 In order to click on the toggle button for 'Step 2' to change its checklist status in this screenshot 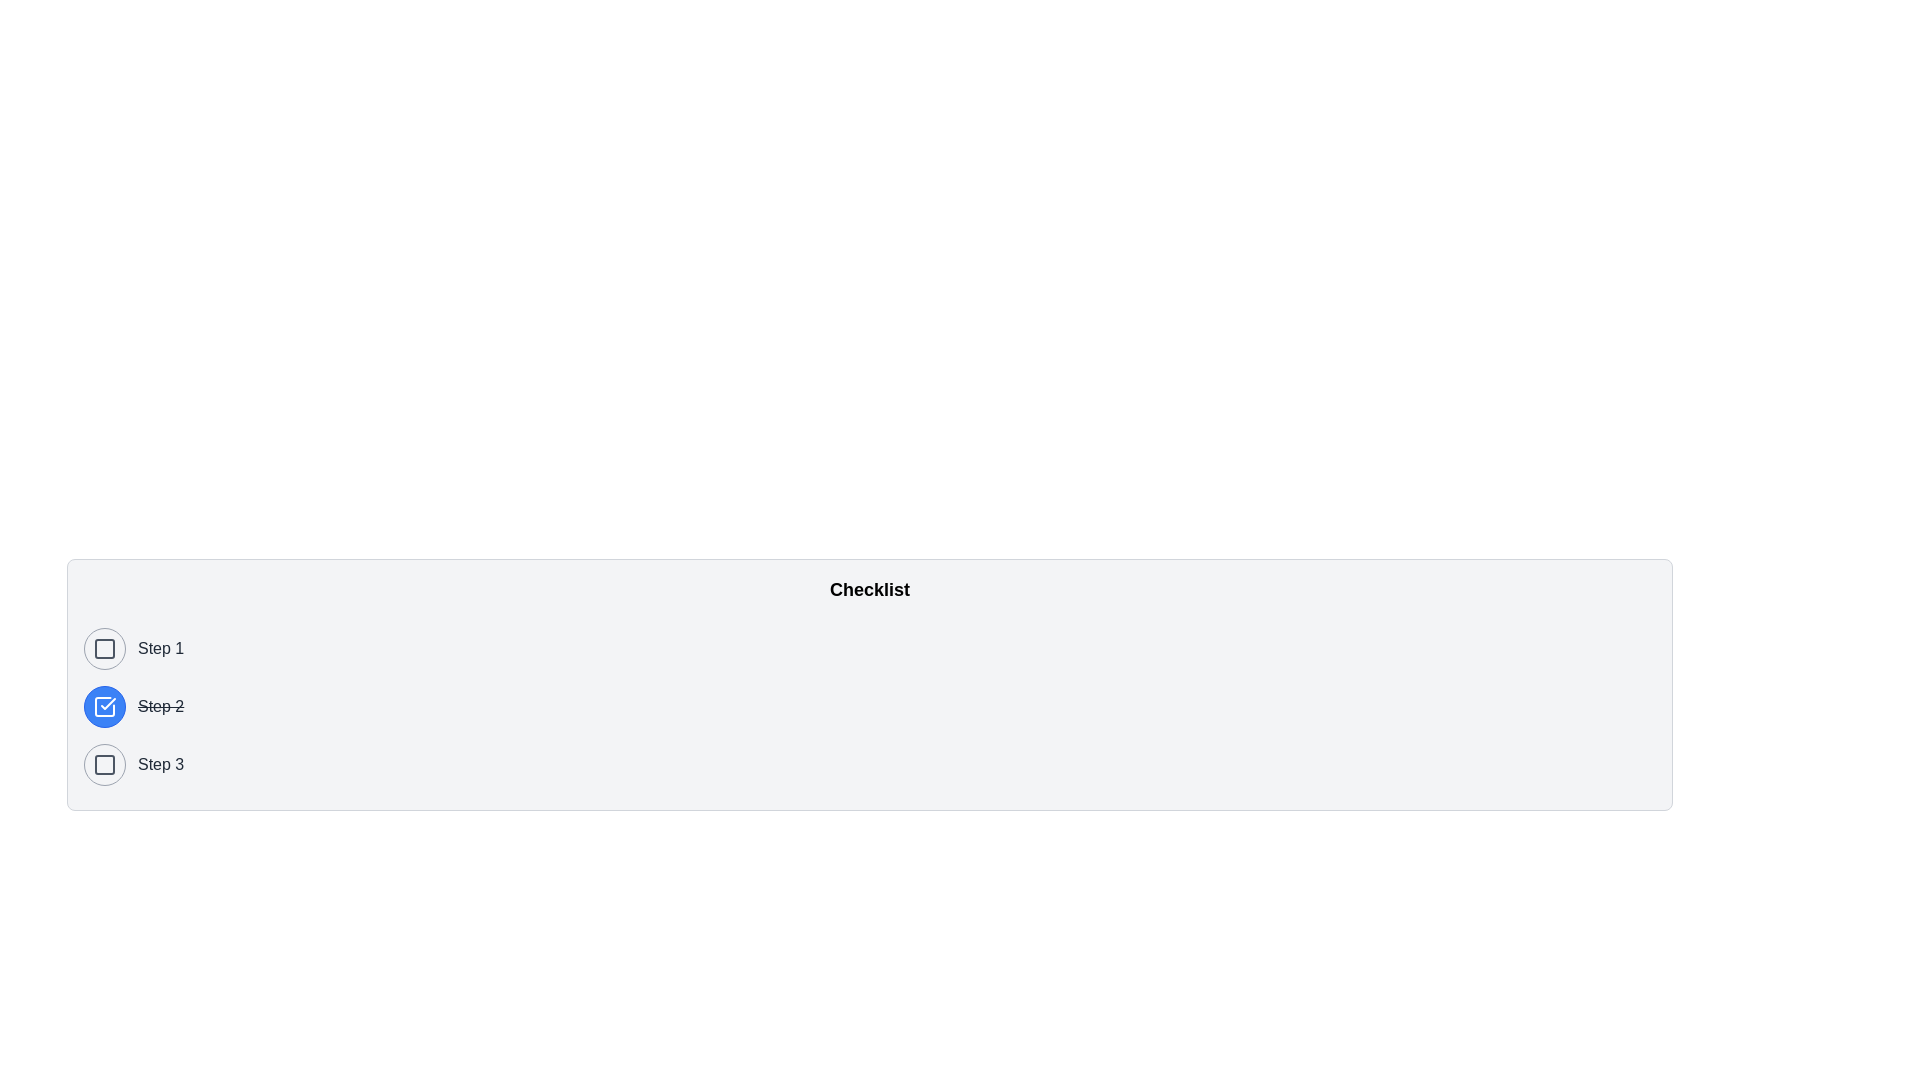, I will do `click(104, 705)`.